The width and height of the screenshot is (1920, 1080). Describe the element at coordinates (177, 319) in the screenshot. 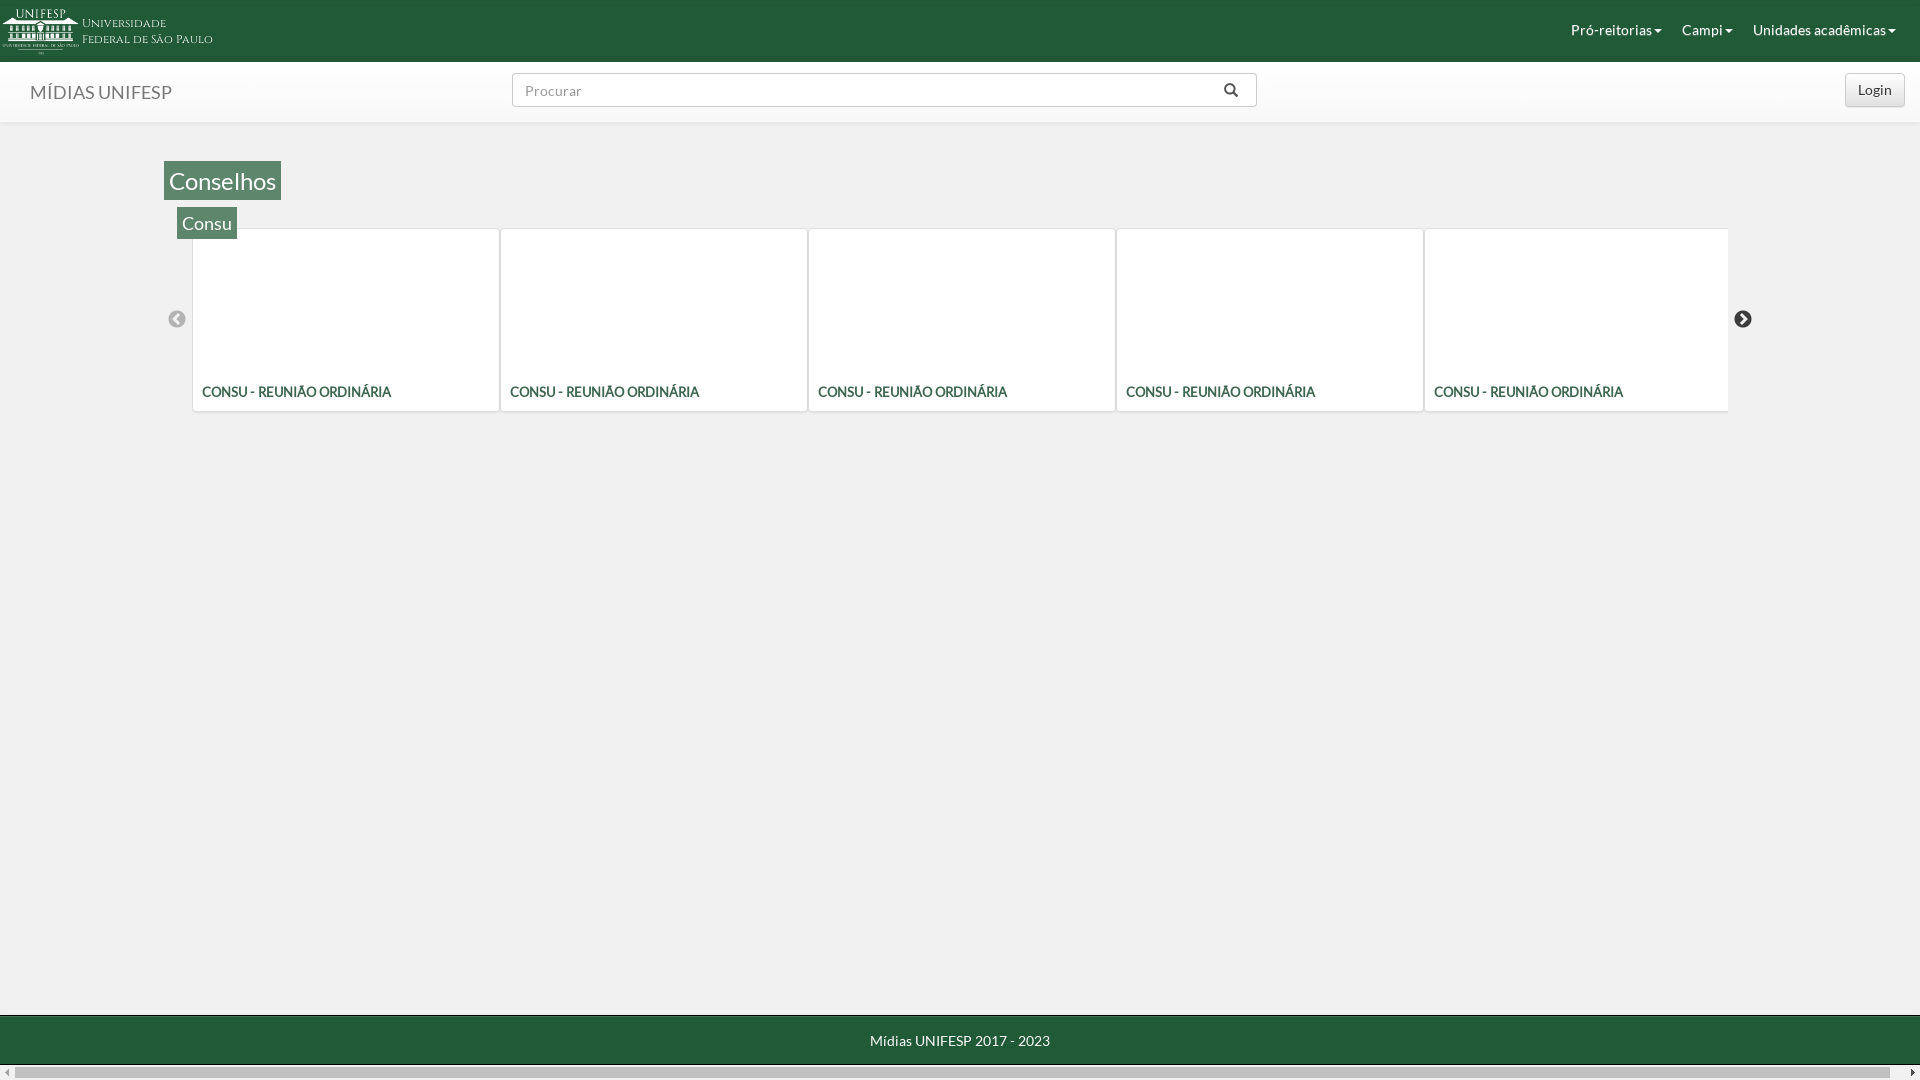

I see `'Previous'` at that location.